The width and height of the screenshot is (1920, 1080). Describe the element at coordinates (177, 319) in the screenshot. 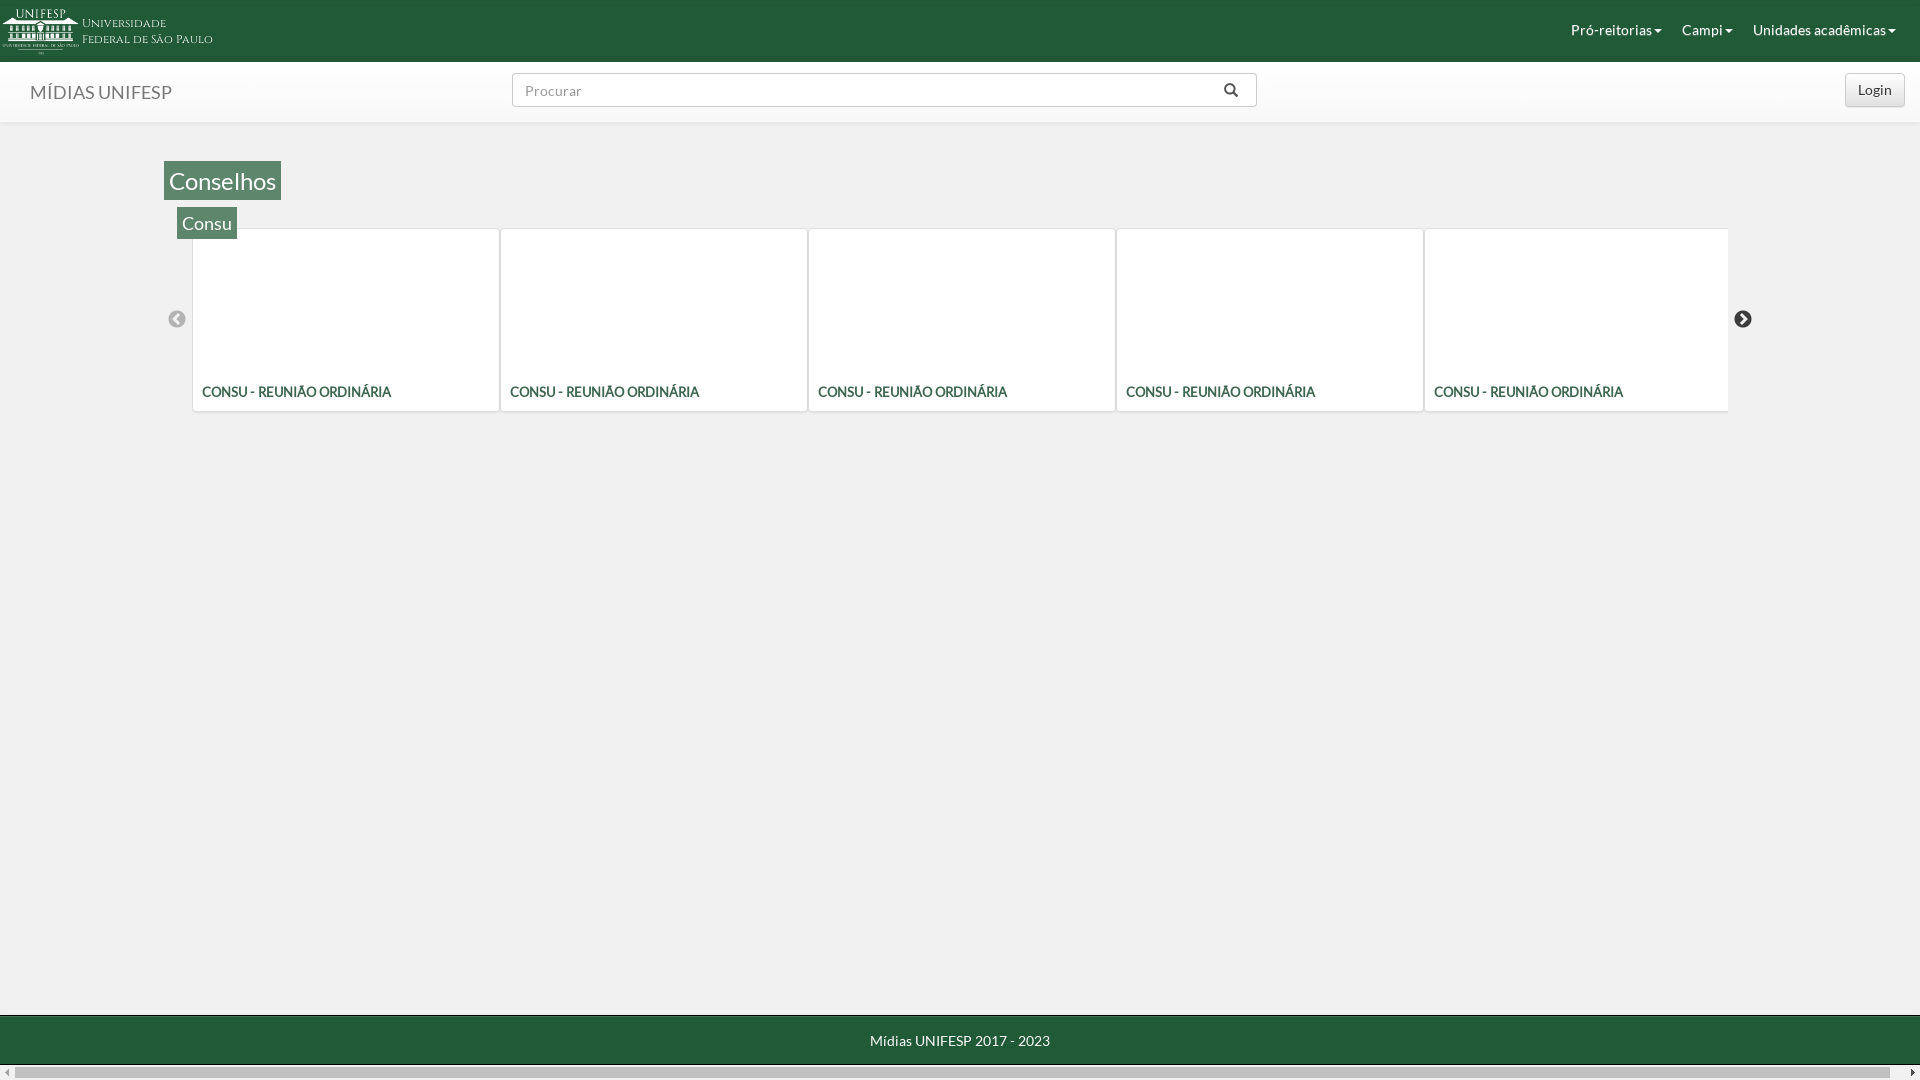

I see `'Previous'` at that location.